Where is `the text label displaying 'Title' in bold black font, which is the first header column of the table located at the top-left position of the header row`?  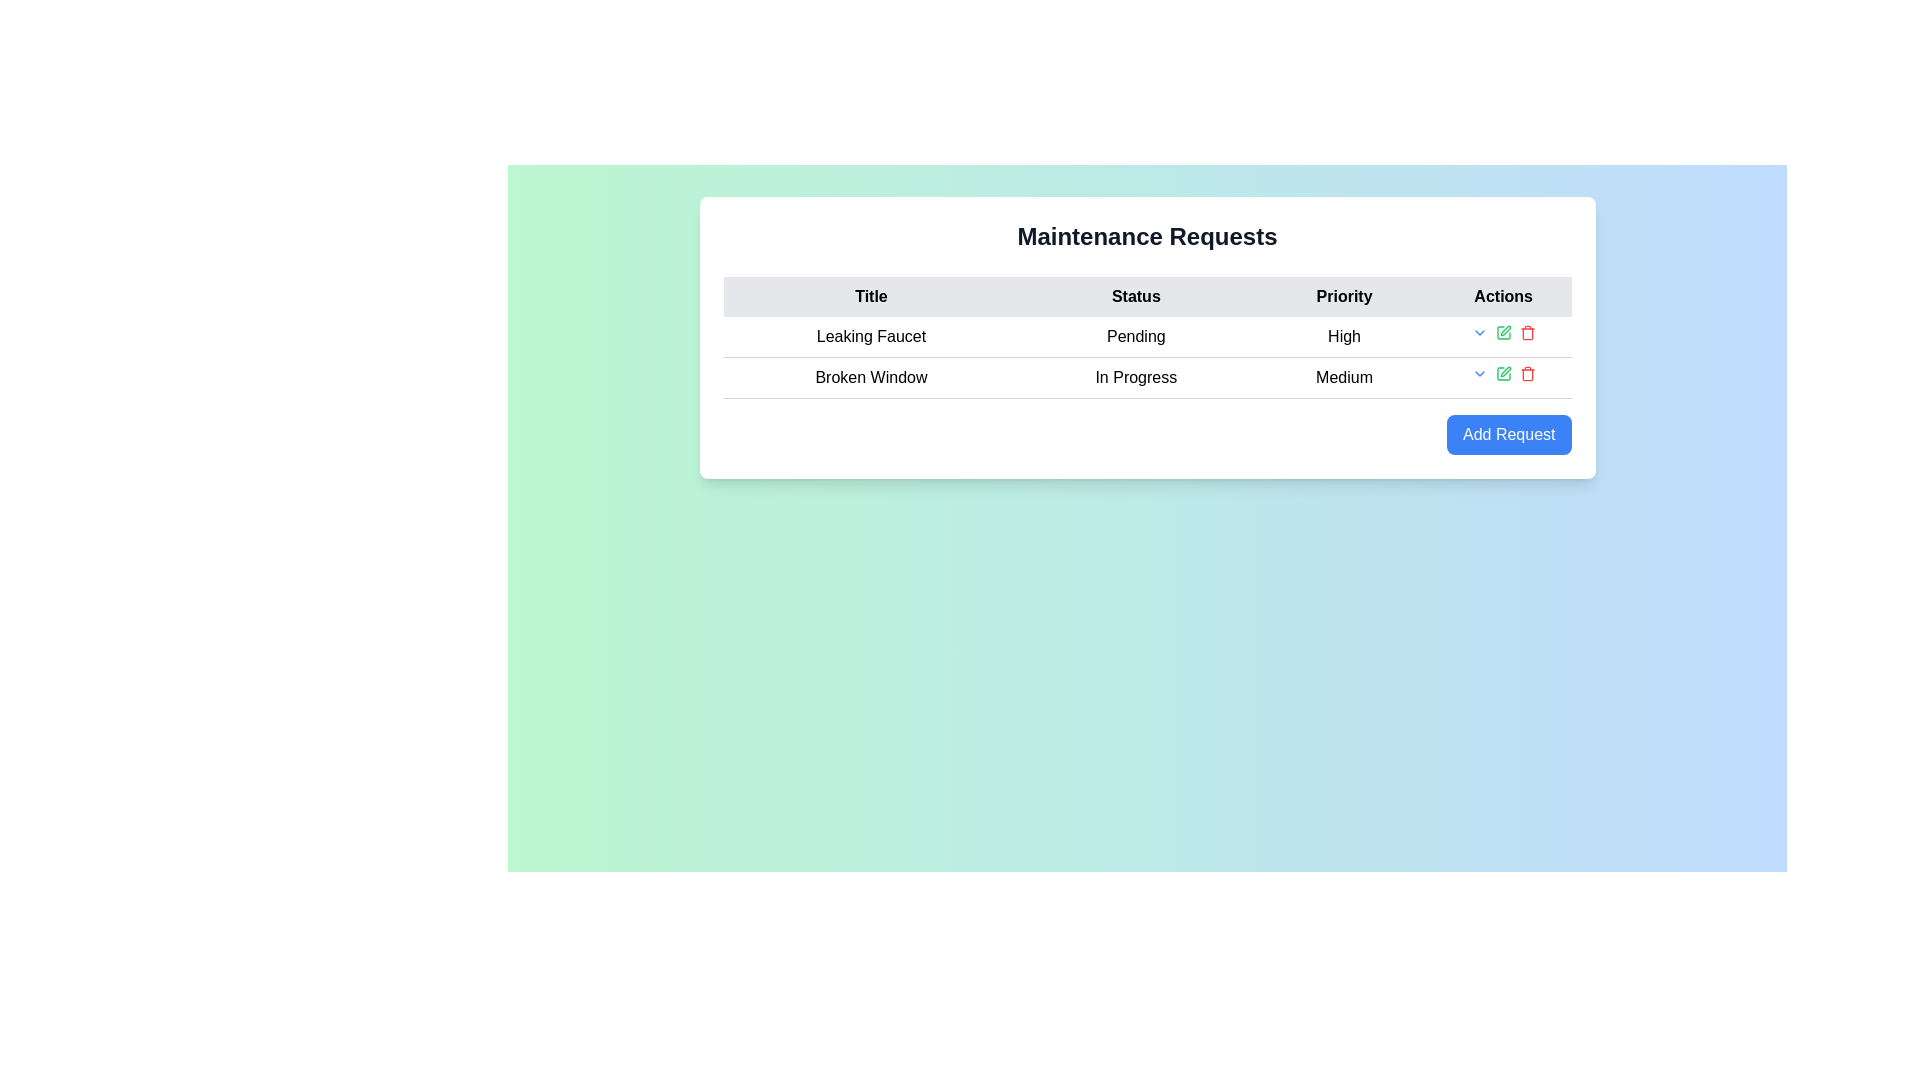 the text label displaying 'Title' in bold black font, which is the first header column of the table located at the top-left position of the header row is located at coordinates (871, 297).